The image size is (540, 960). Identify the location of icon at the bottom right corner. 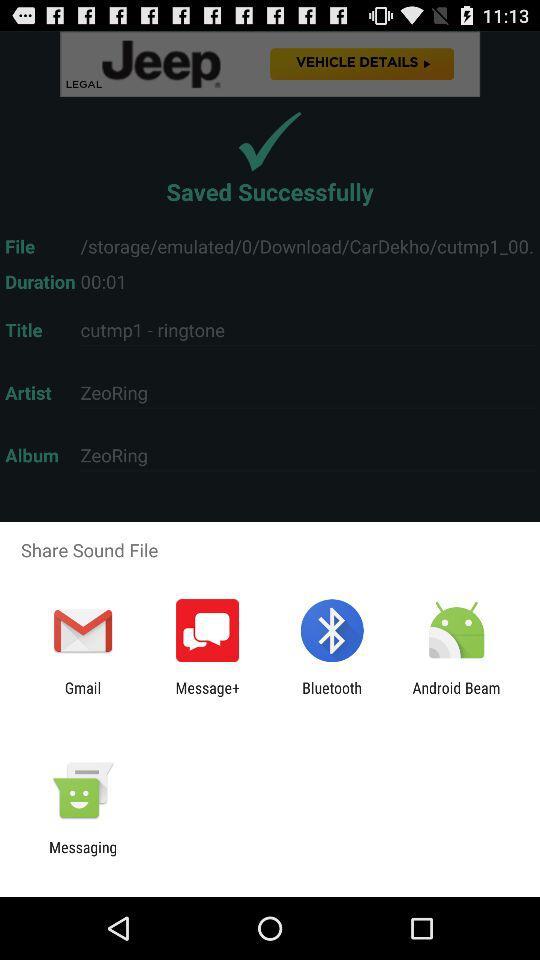
(456, 696).